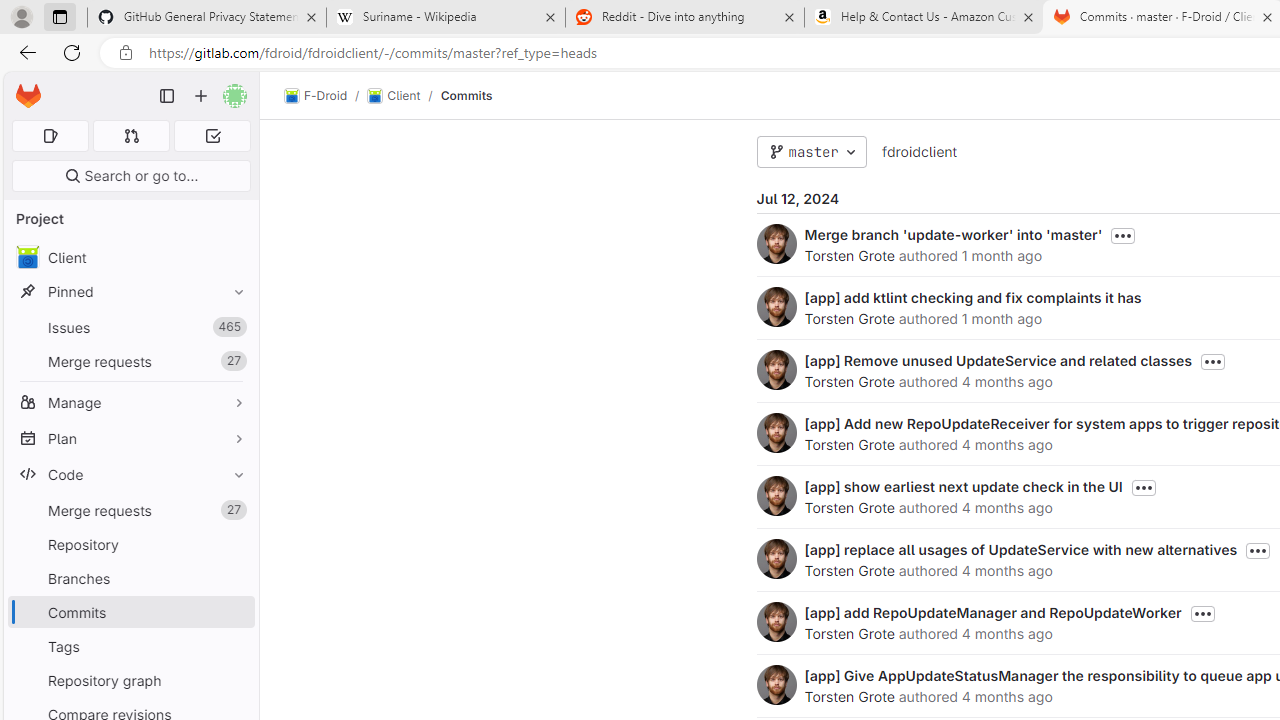  Describe the element at coordinates (465, 95) in the screenshot. I see `'Commits'` at that location.